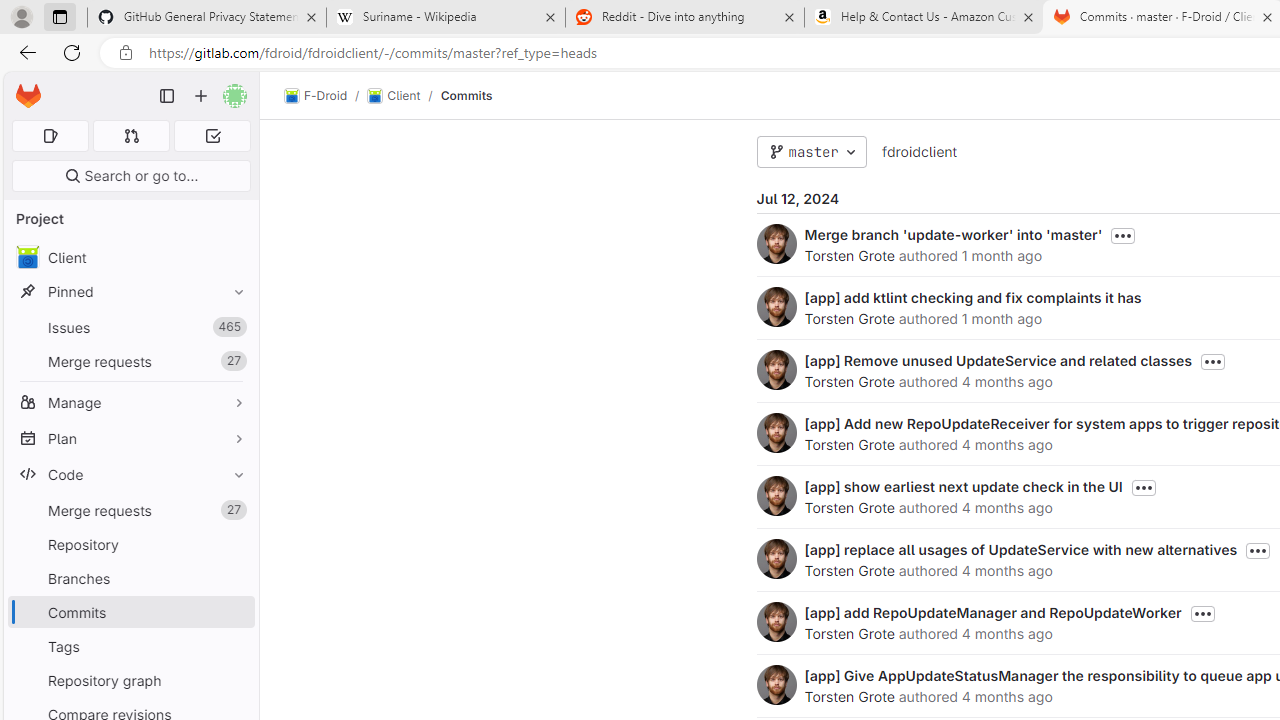  Describe the element at coordinates (465, 95) in the screenshot. I see `'Commits'` at that location.